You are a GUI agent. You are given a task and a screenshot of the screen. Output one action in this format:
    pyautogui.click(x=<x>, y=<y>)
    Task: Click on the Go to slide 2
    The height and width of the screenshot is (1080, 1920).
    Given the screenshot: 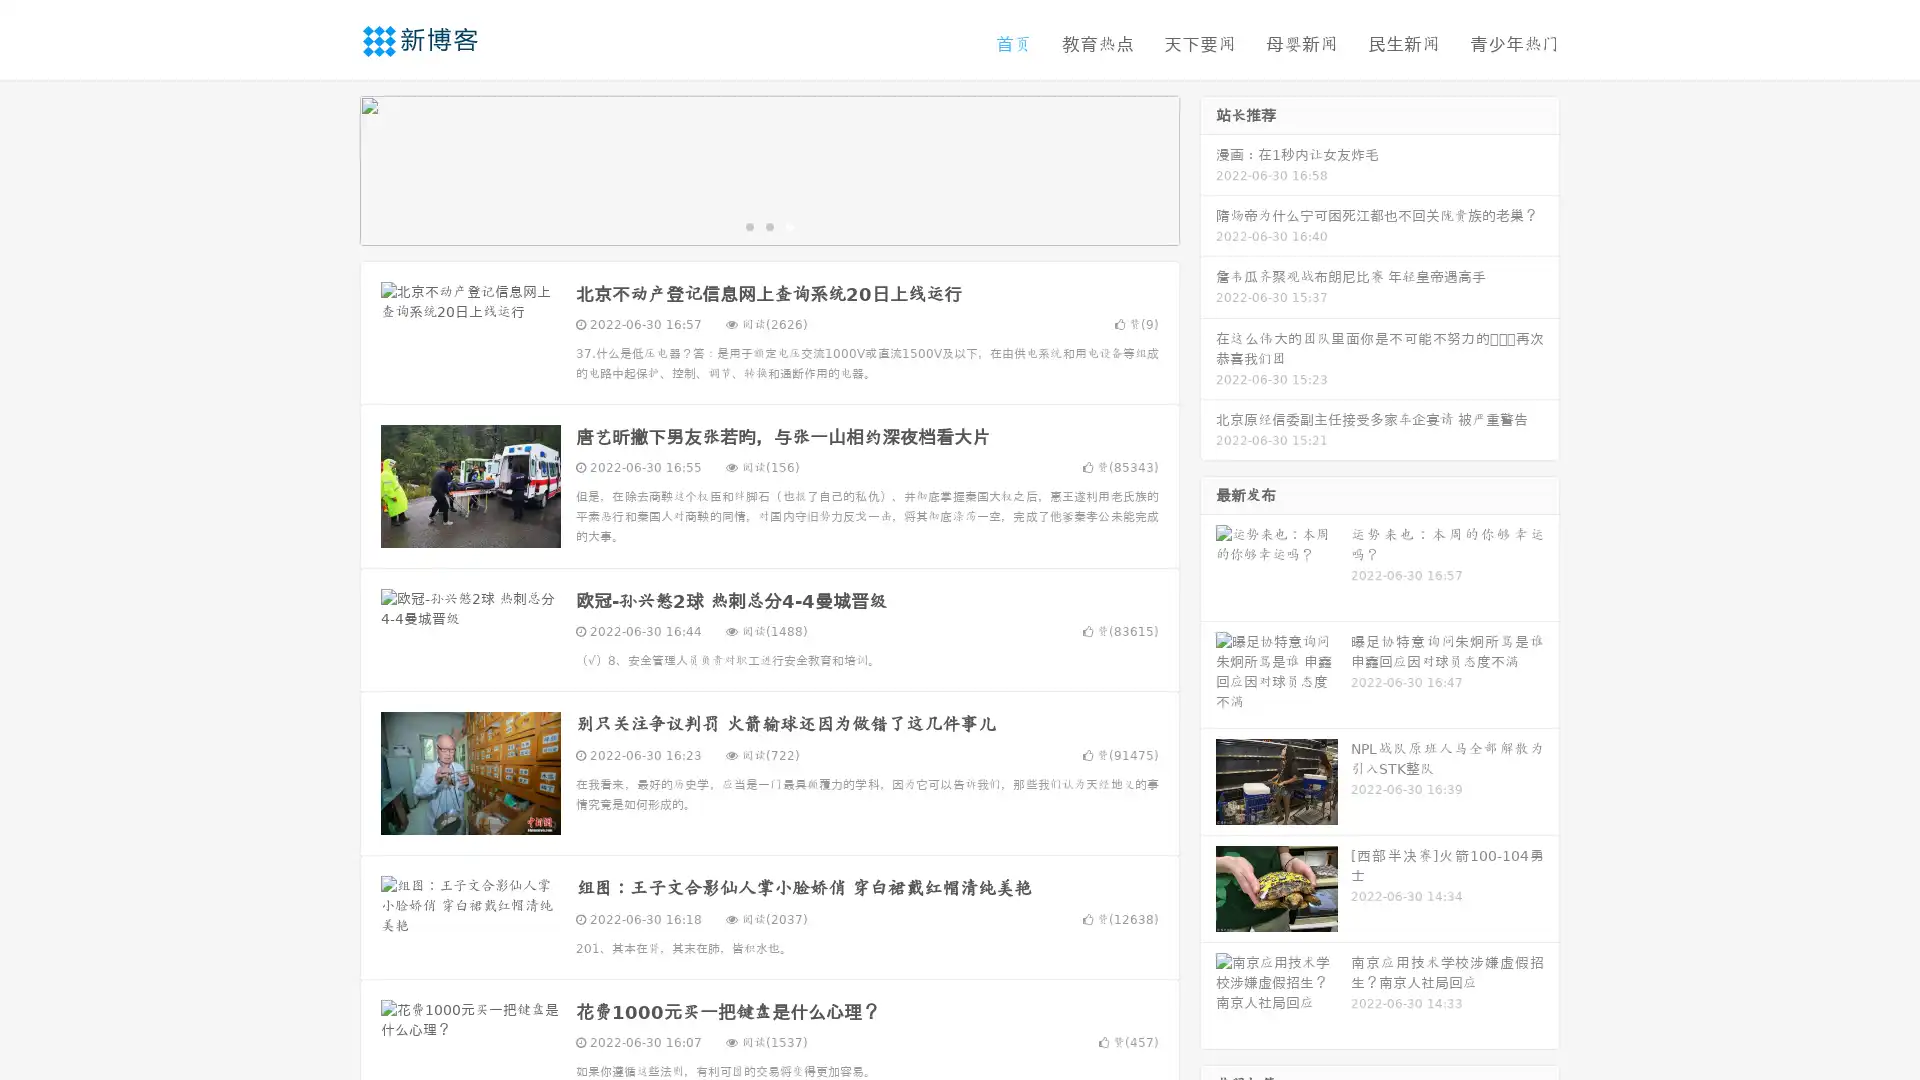 What is the action you would take?
    pyautogui.click(x=768, y=225)
    